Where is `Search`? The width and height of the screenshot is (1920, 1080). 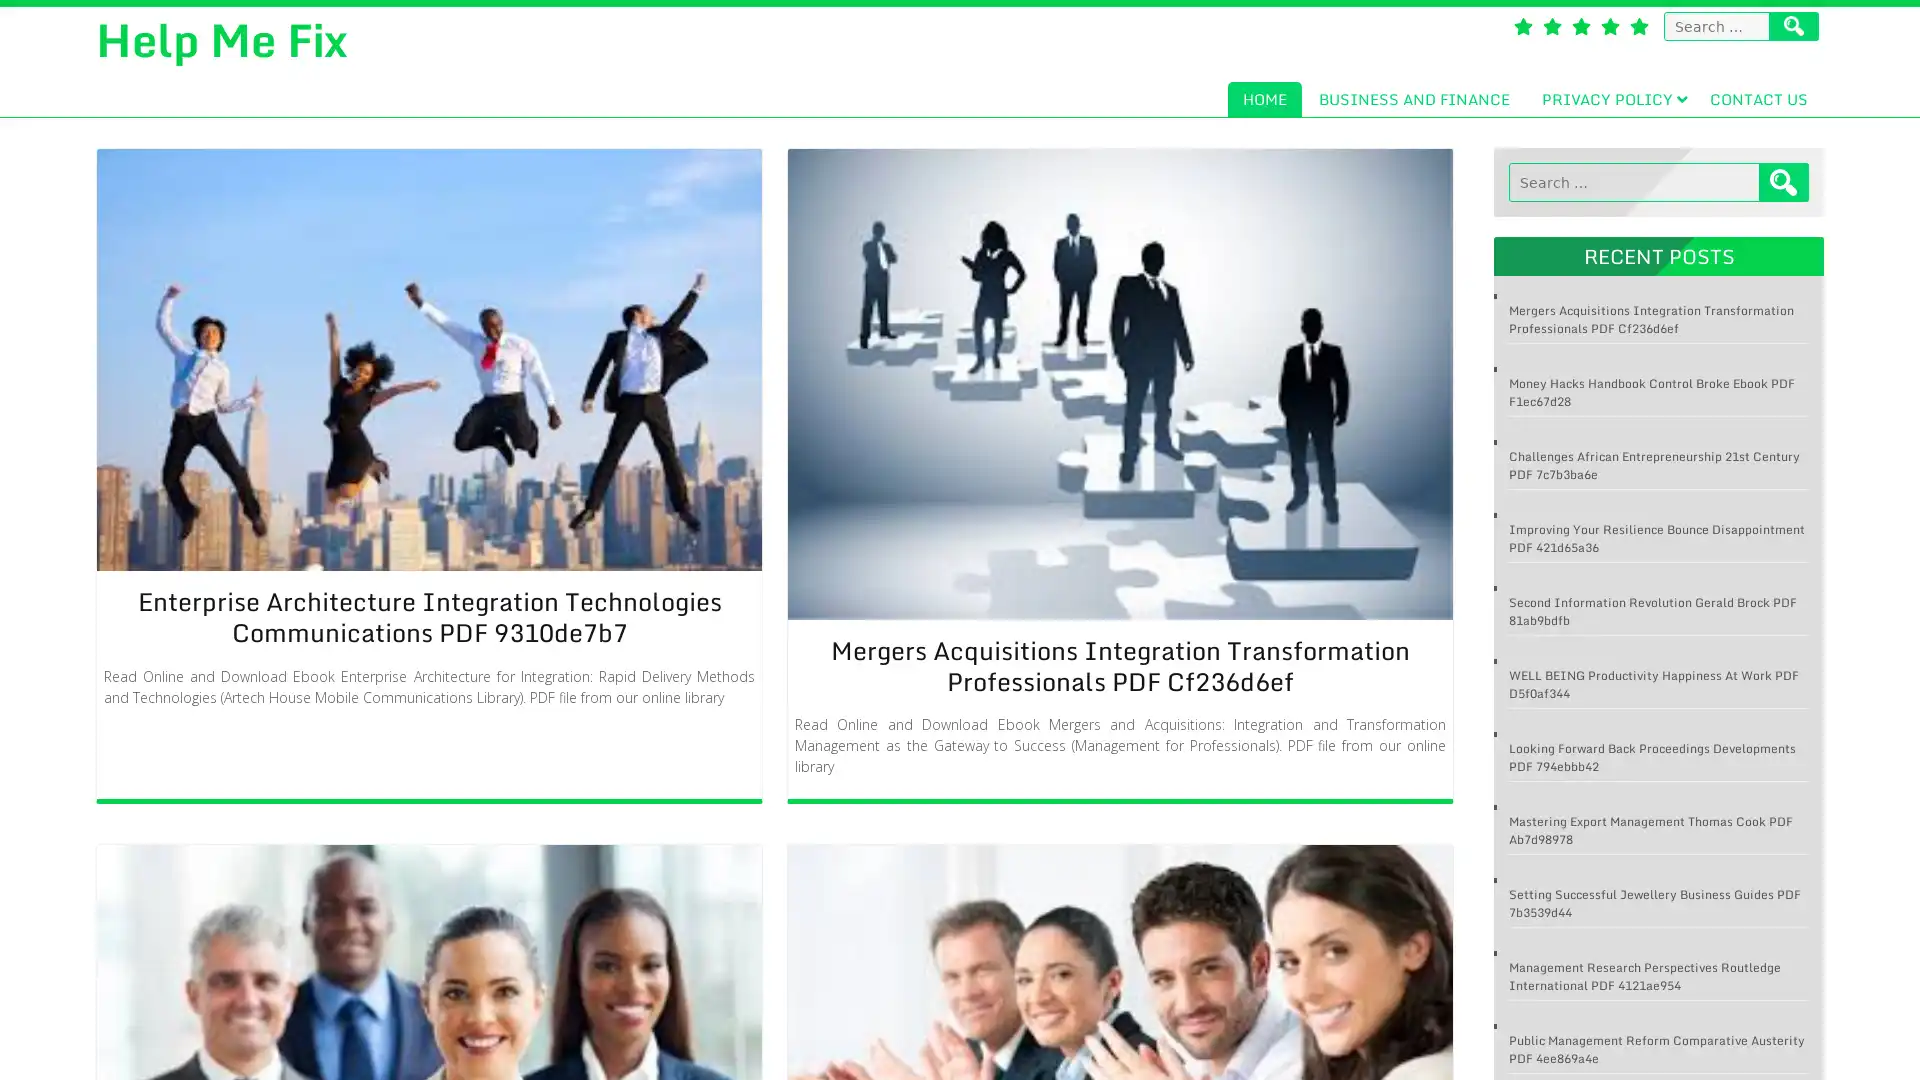 Search is located at coordinates (1794, 26).